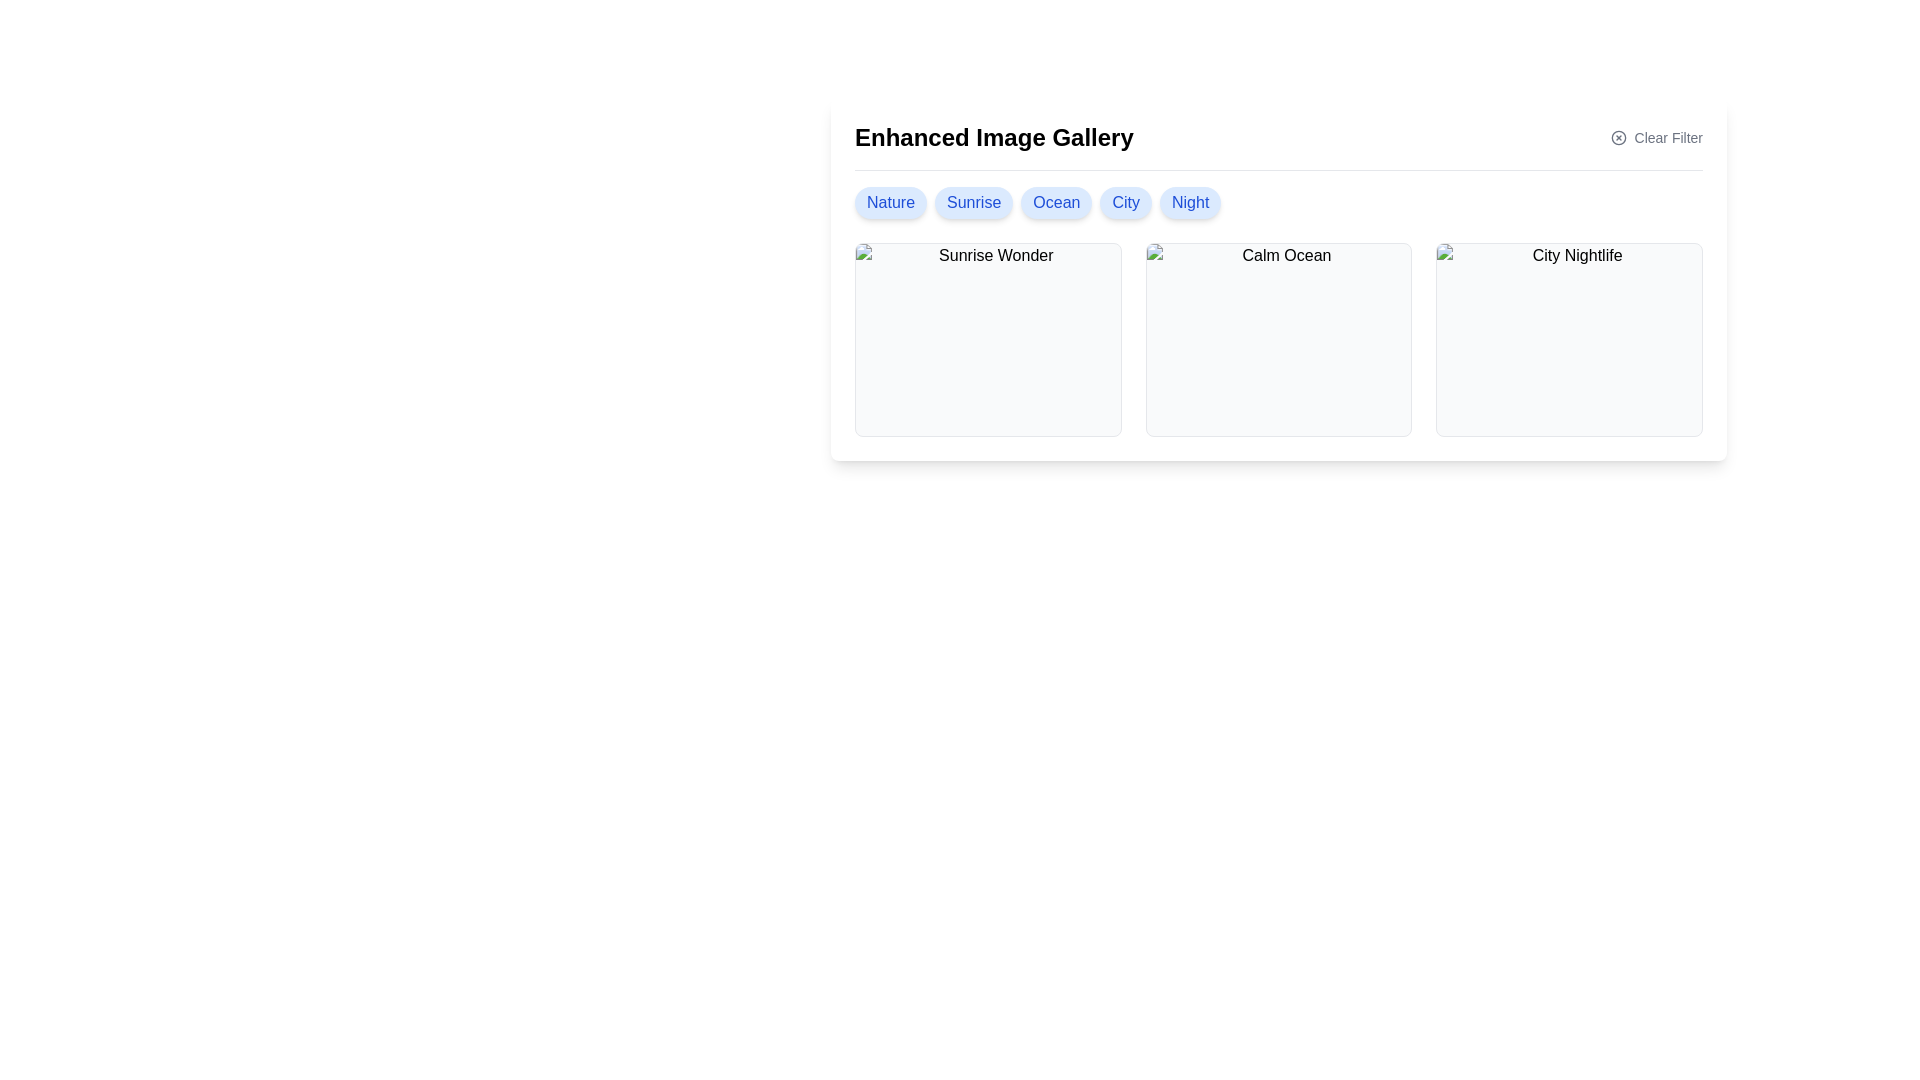 This screenshot has width=1920, height=1080. What do you see at coordinates (890, 203) in the screenshot?
I see `the 'Nature' filter button located just beneath the title 'Enhanced Image Gallery'` at bounding box center [890, 203].